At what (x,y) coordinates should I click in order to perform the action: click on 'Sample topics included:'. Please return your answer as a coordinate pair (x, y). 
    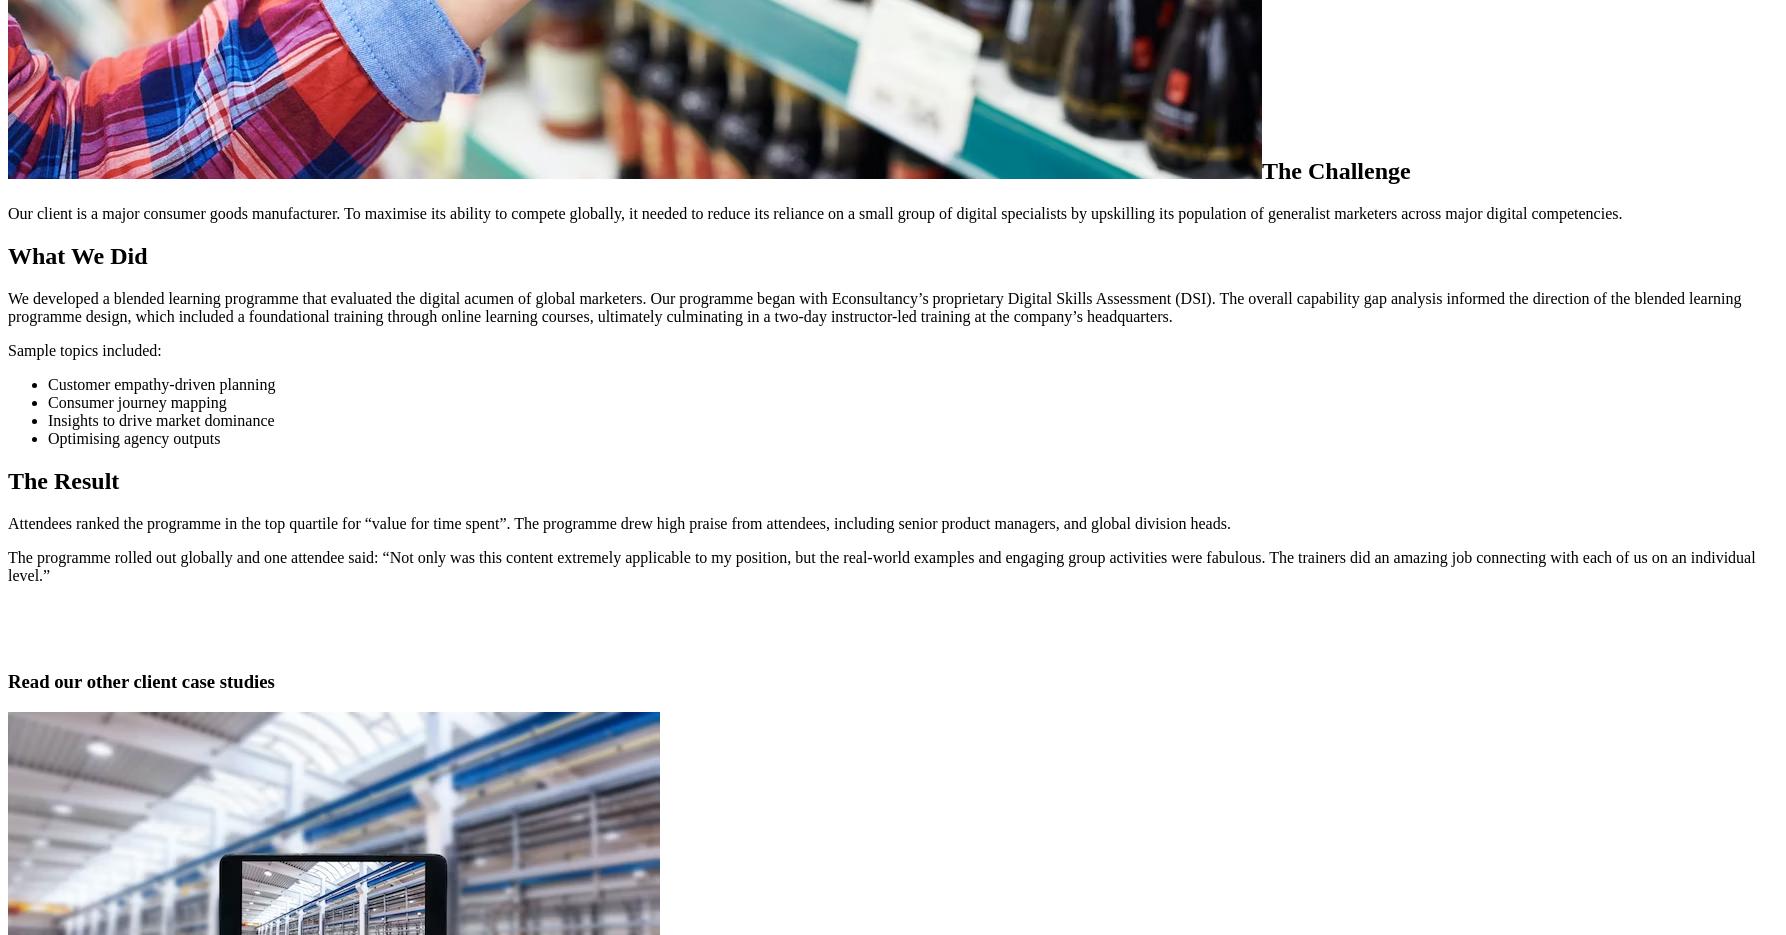
    Looking at the image, I should click on (84, 348).